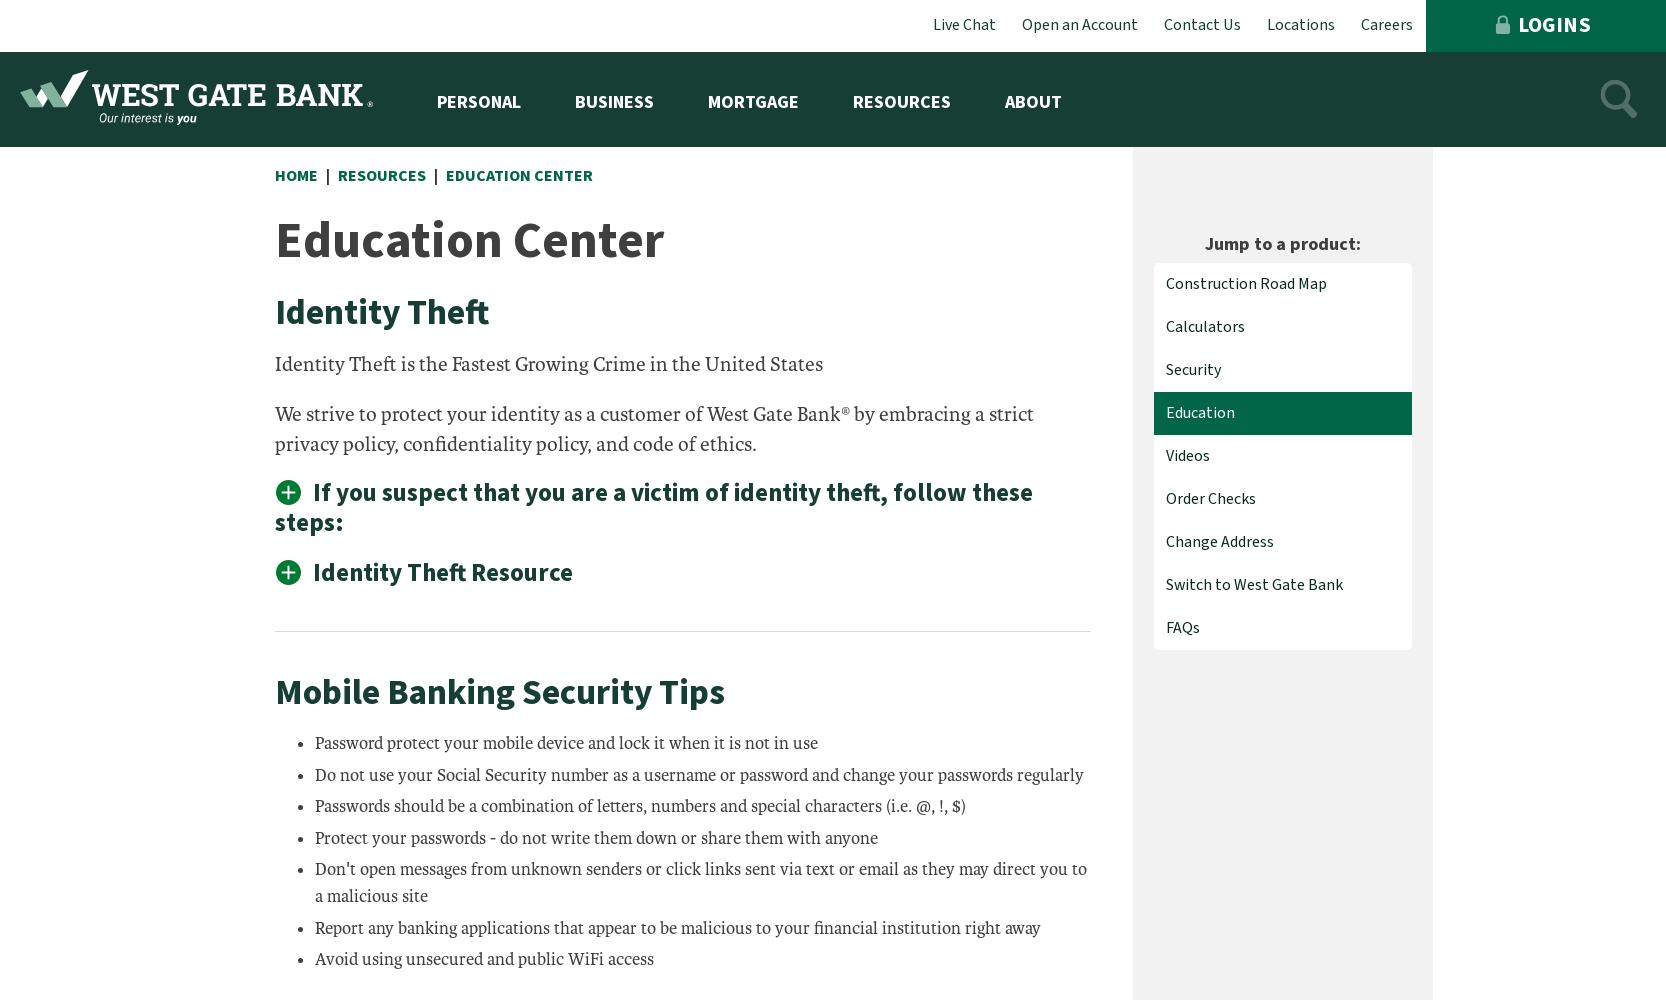  Describe the element at coordinates (963, 25) in the screenshot. I see `'Live Chat'` at that location.